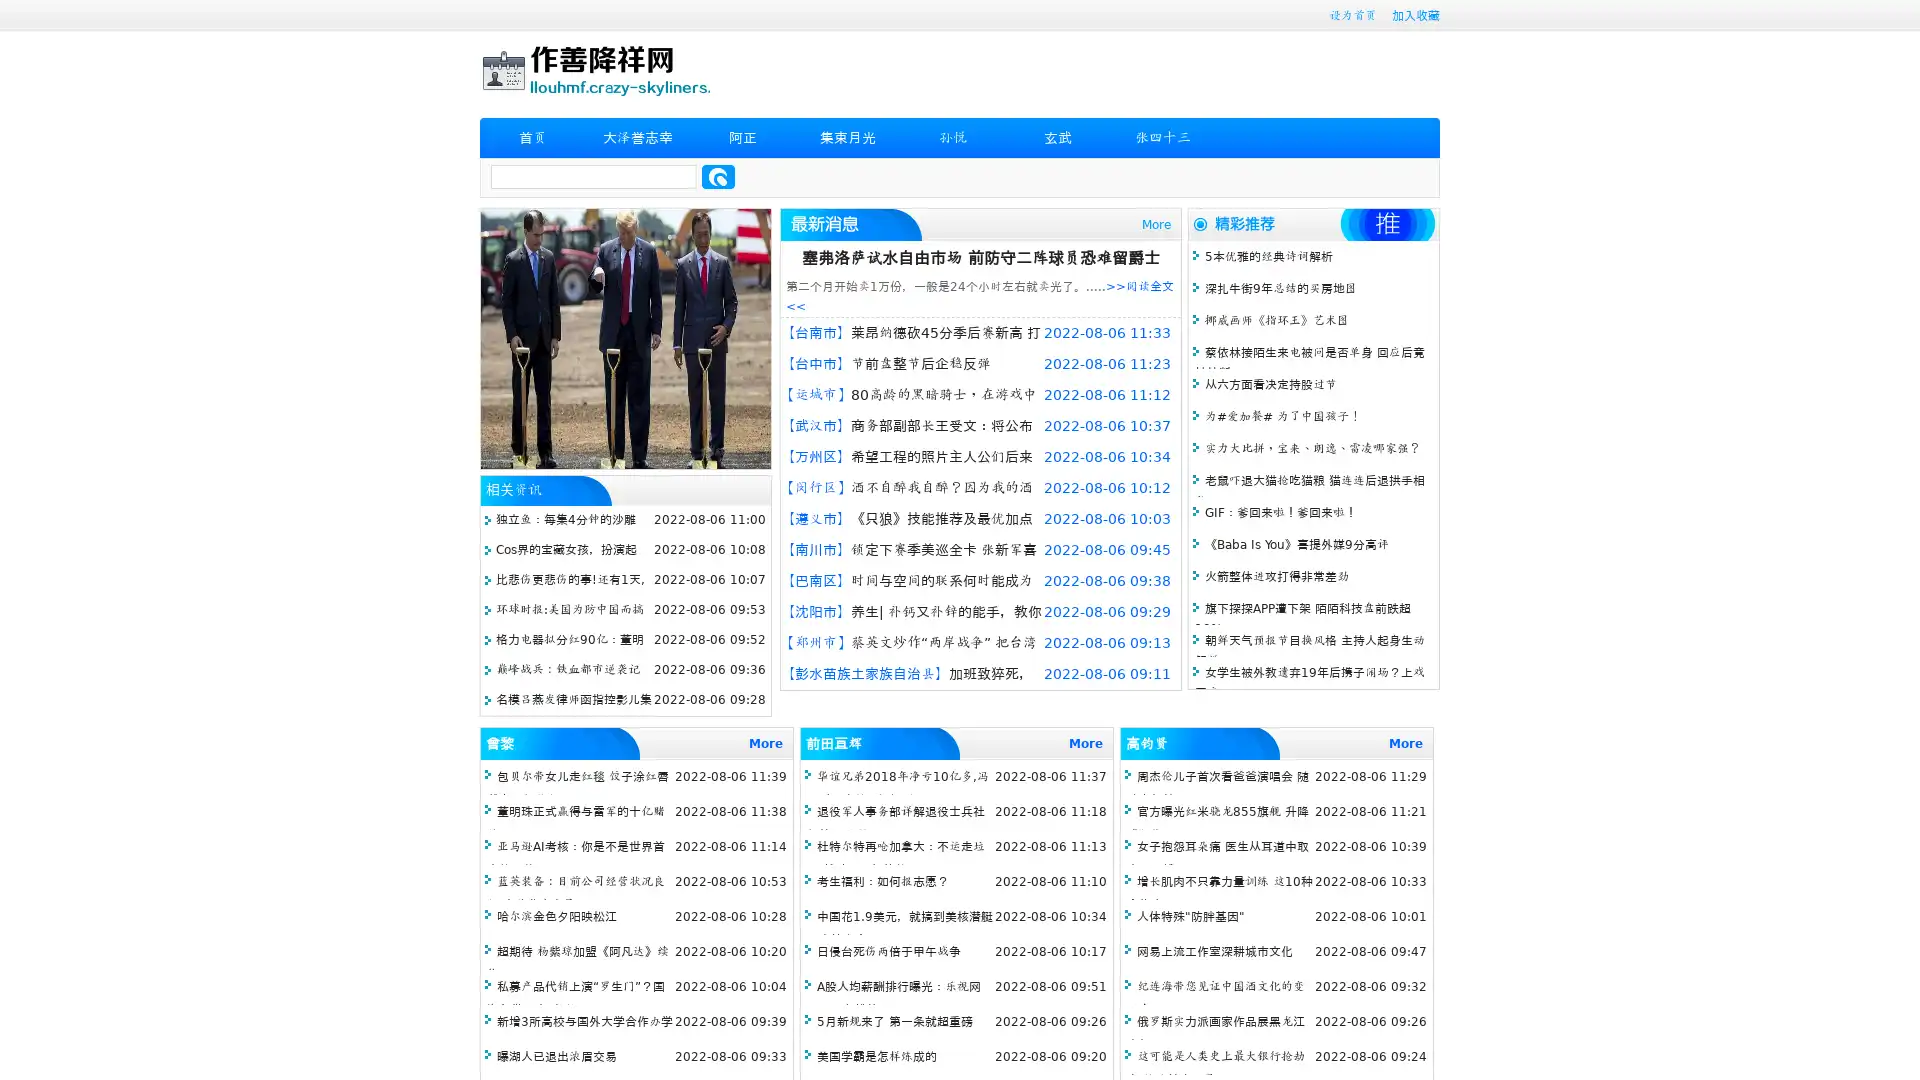 Image resolution: width=1920 pixels, height=1080 pixels. Describe the element at coordinates (718, 176) in the screenshot. I see `Search` at that location.